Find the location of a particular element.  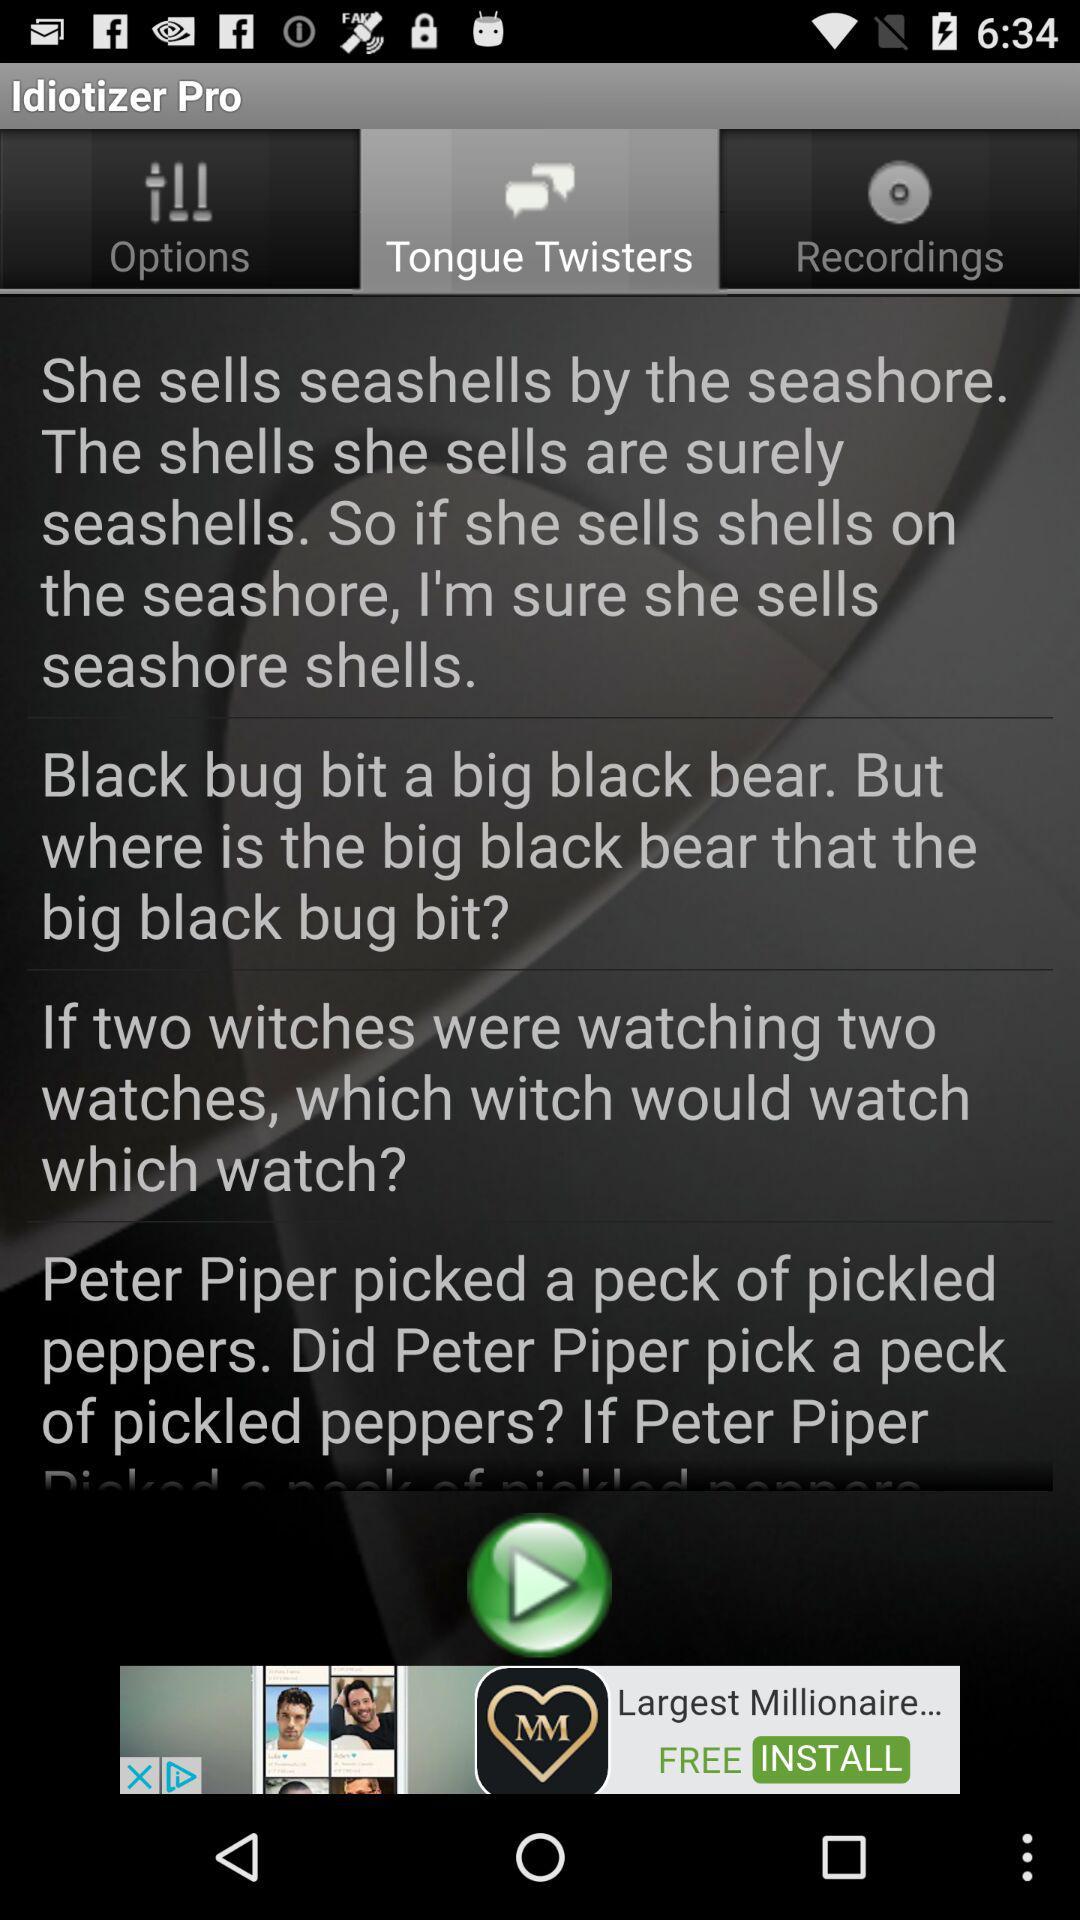

to view add is located at coordinates (540, 1727).